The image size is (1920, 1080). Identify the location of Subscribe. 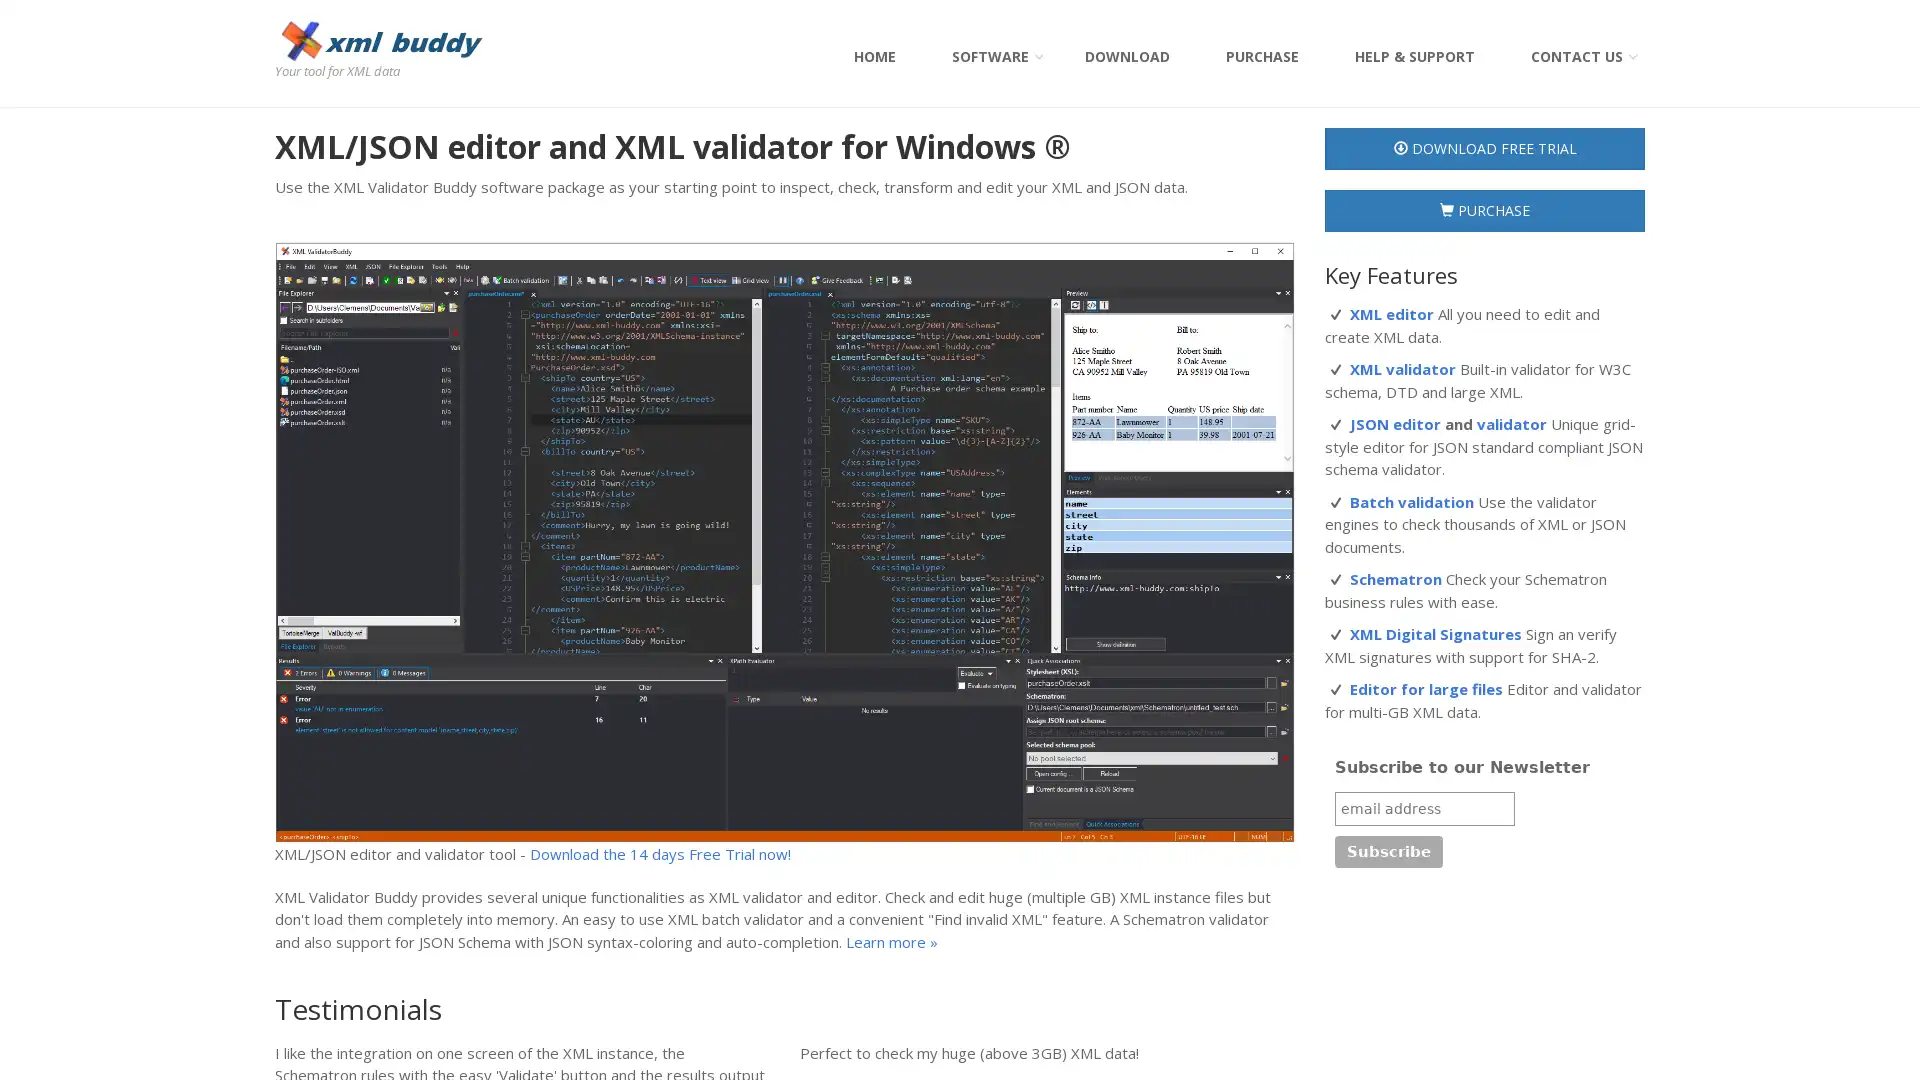
(1387, 852).